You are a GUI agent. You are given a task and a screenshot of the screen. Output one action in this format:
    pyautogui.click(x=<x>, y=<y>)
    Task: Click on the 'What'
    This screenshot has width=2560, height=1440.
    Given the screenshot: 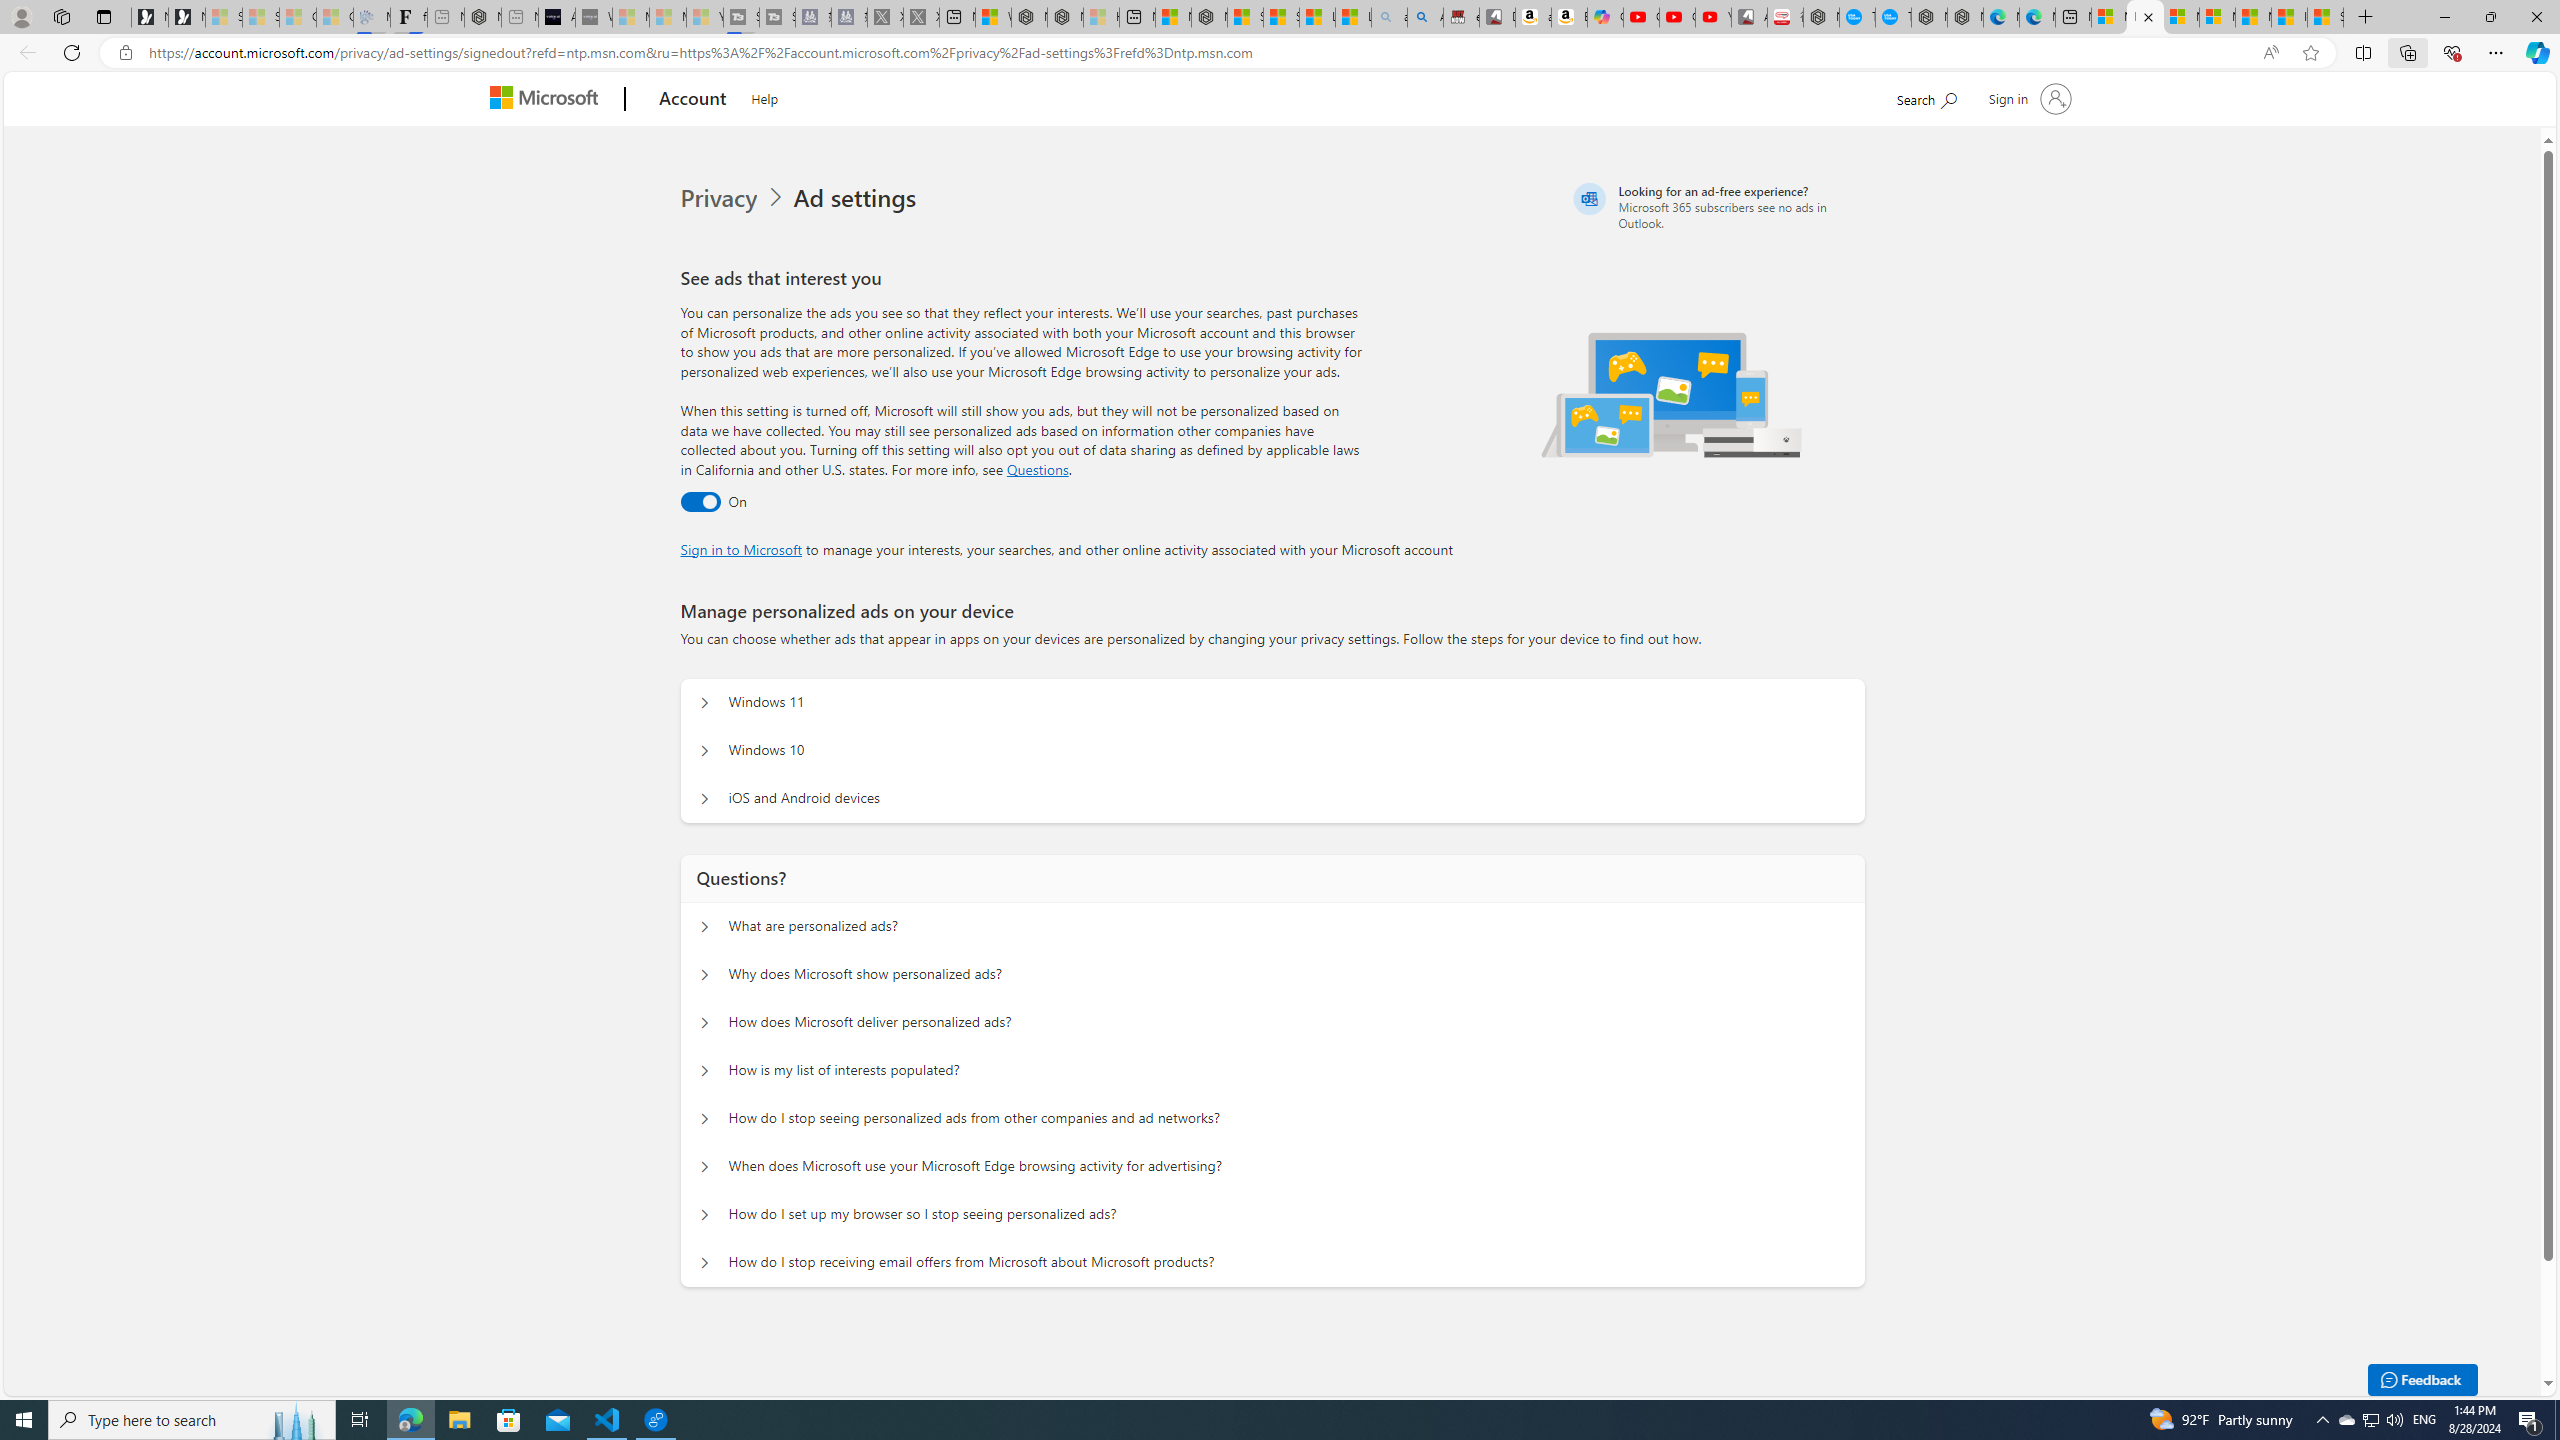 What is the action you would take?
    pyautogui.click(x=592, y=16)
    